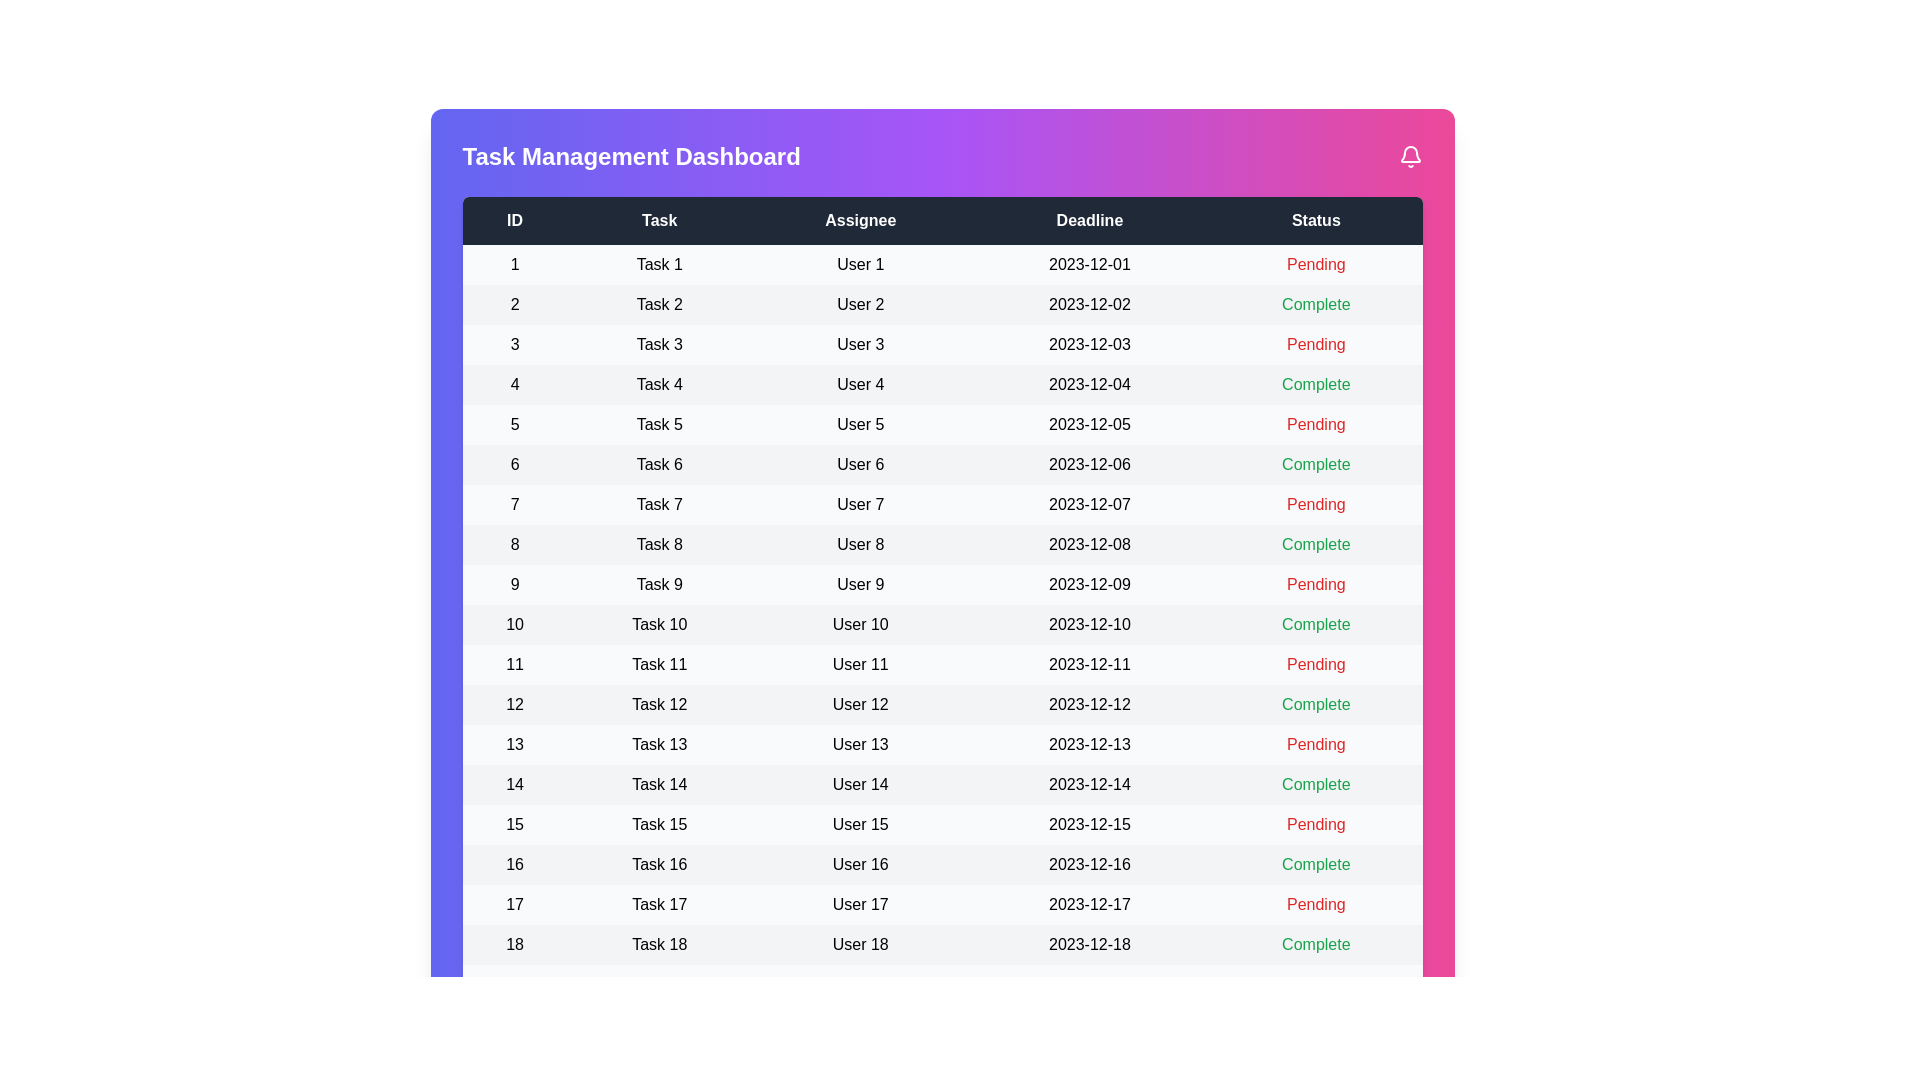 Image resolution: width=1920 pixels, height=1080 pixels. What do you see at coordinates (1409, 156) in the screenshot?
I see `the notification bell icon` at bounding box center [1409, 156].